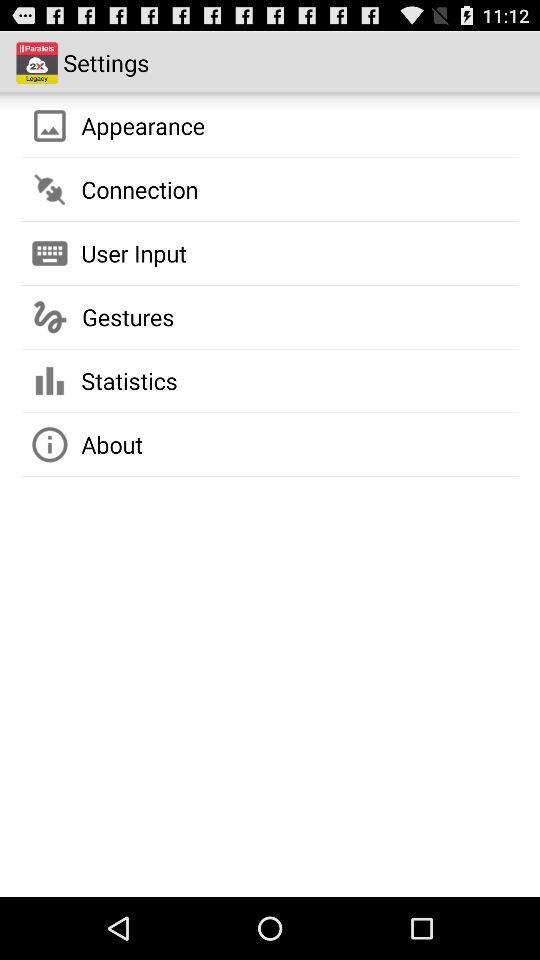  Describe the element at coordinates (138, 189) in the screenshot. I see `connection` at that location.